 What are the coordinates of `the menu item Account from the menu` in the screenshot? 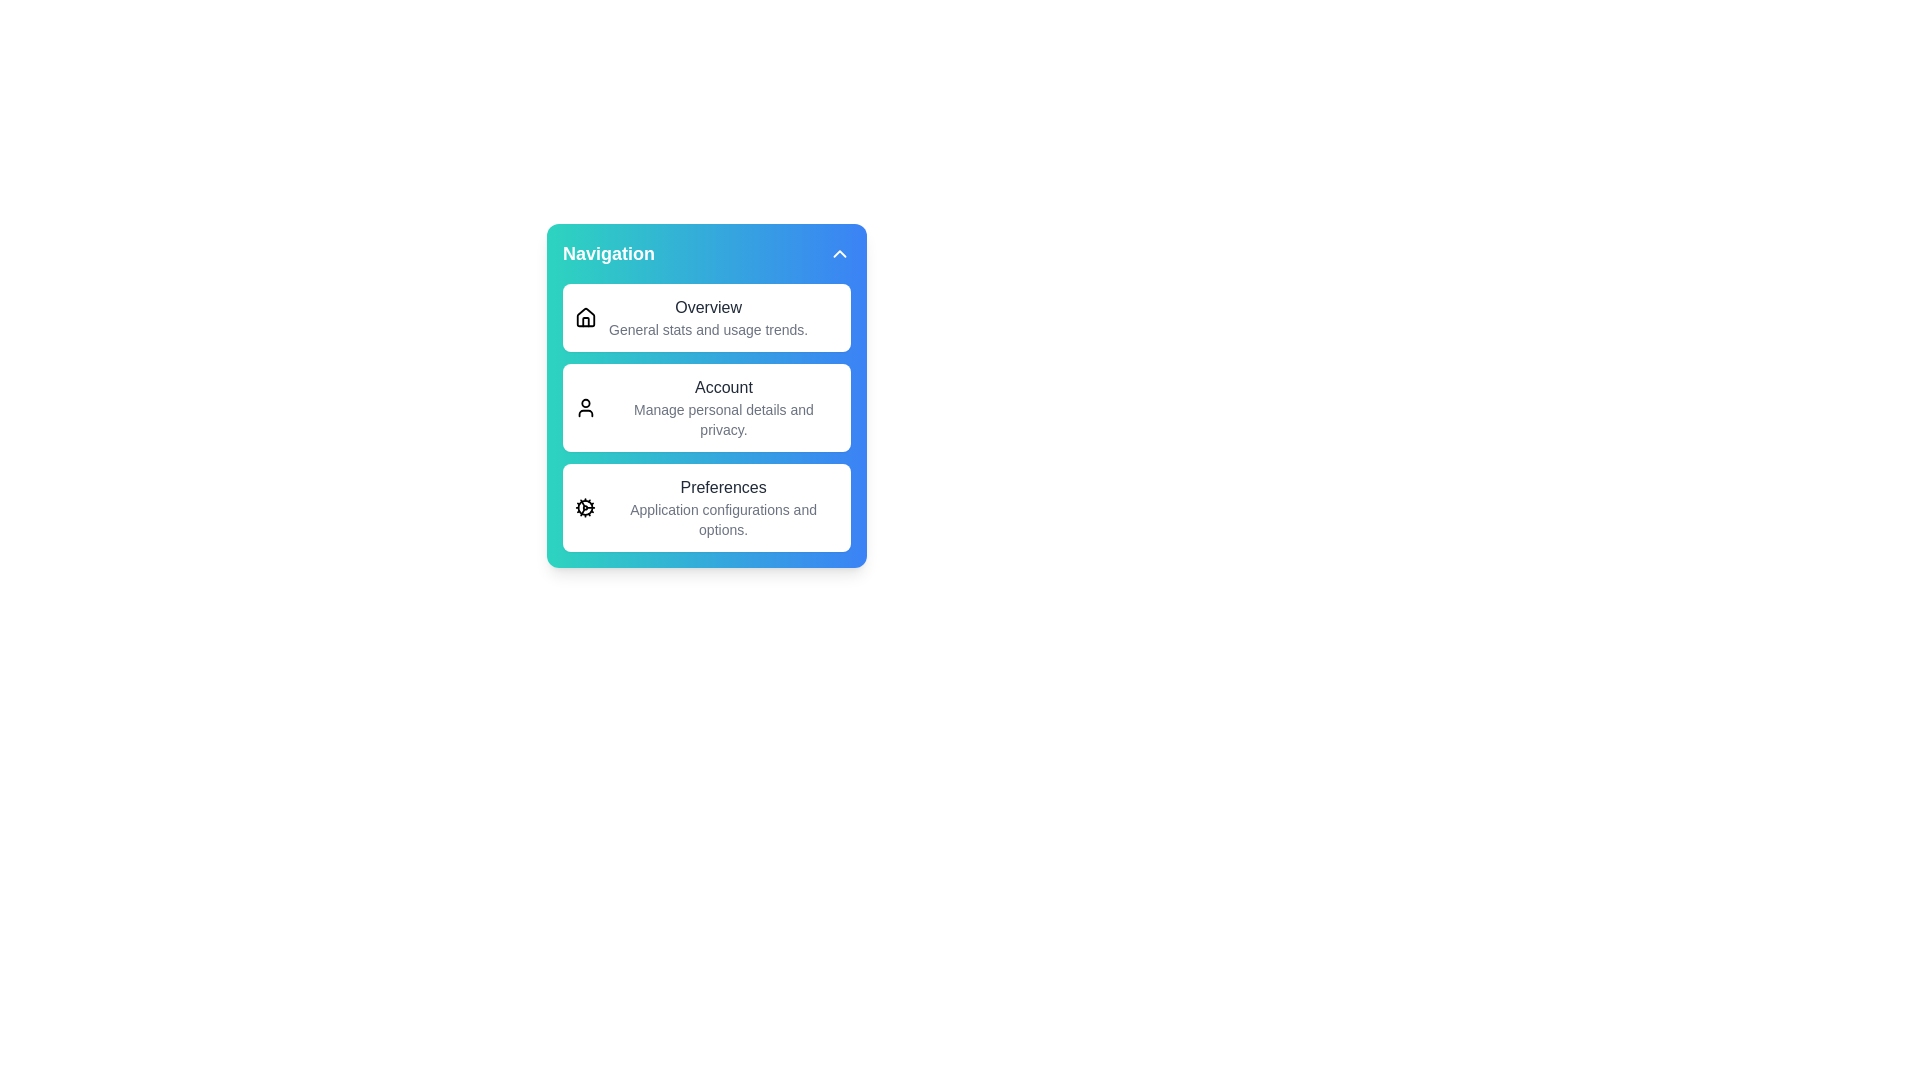 It's located at (706, 407).